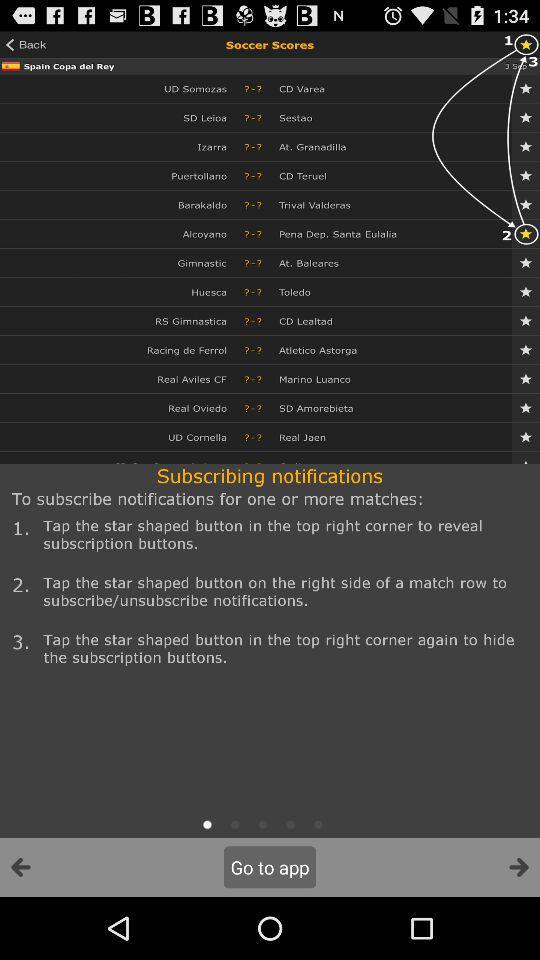 This screenshot has width=540, height=960. I want to click on the arrow_backward icon, so click(20, 928).